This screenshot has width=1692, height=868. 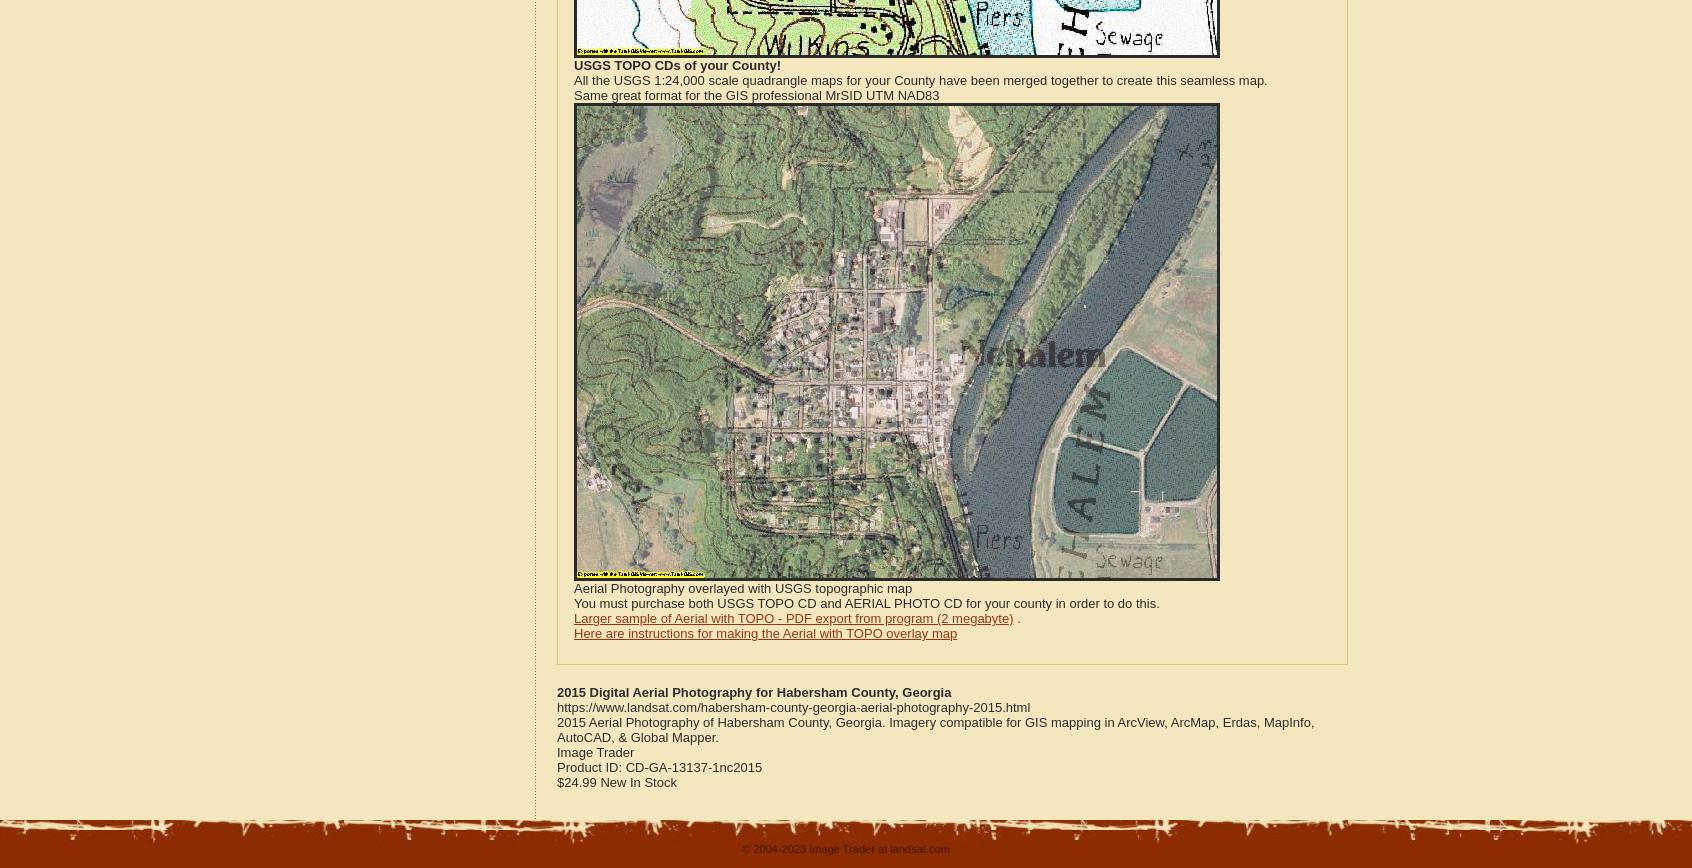 I want to click on '.', so click(x=1015, y=618).